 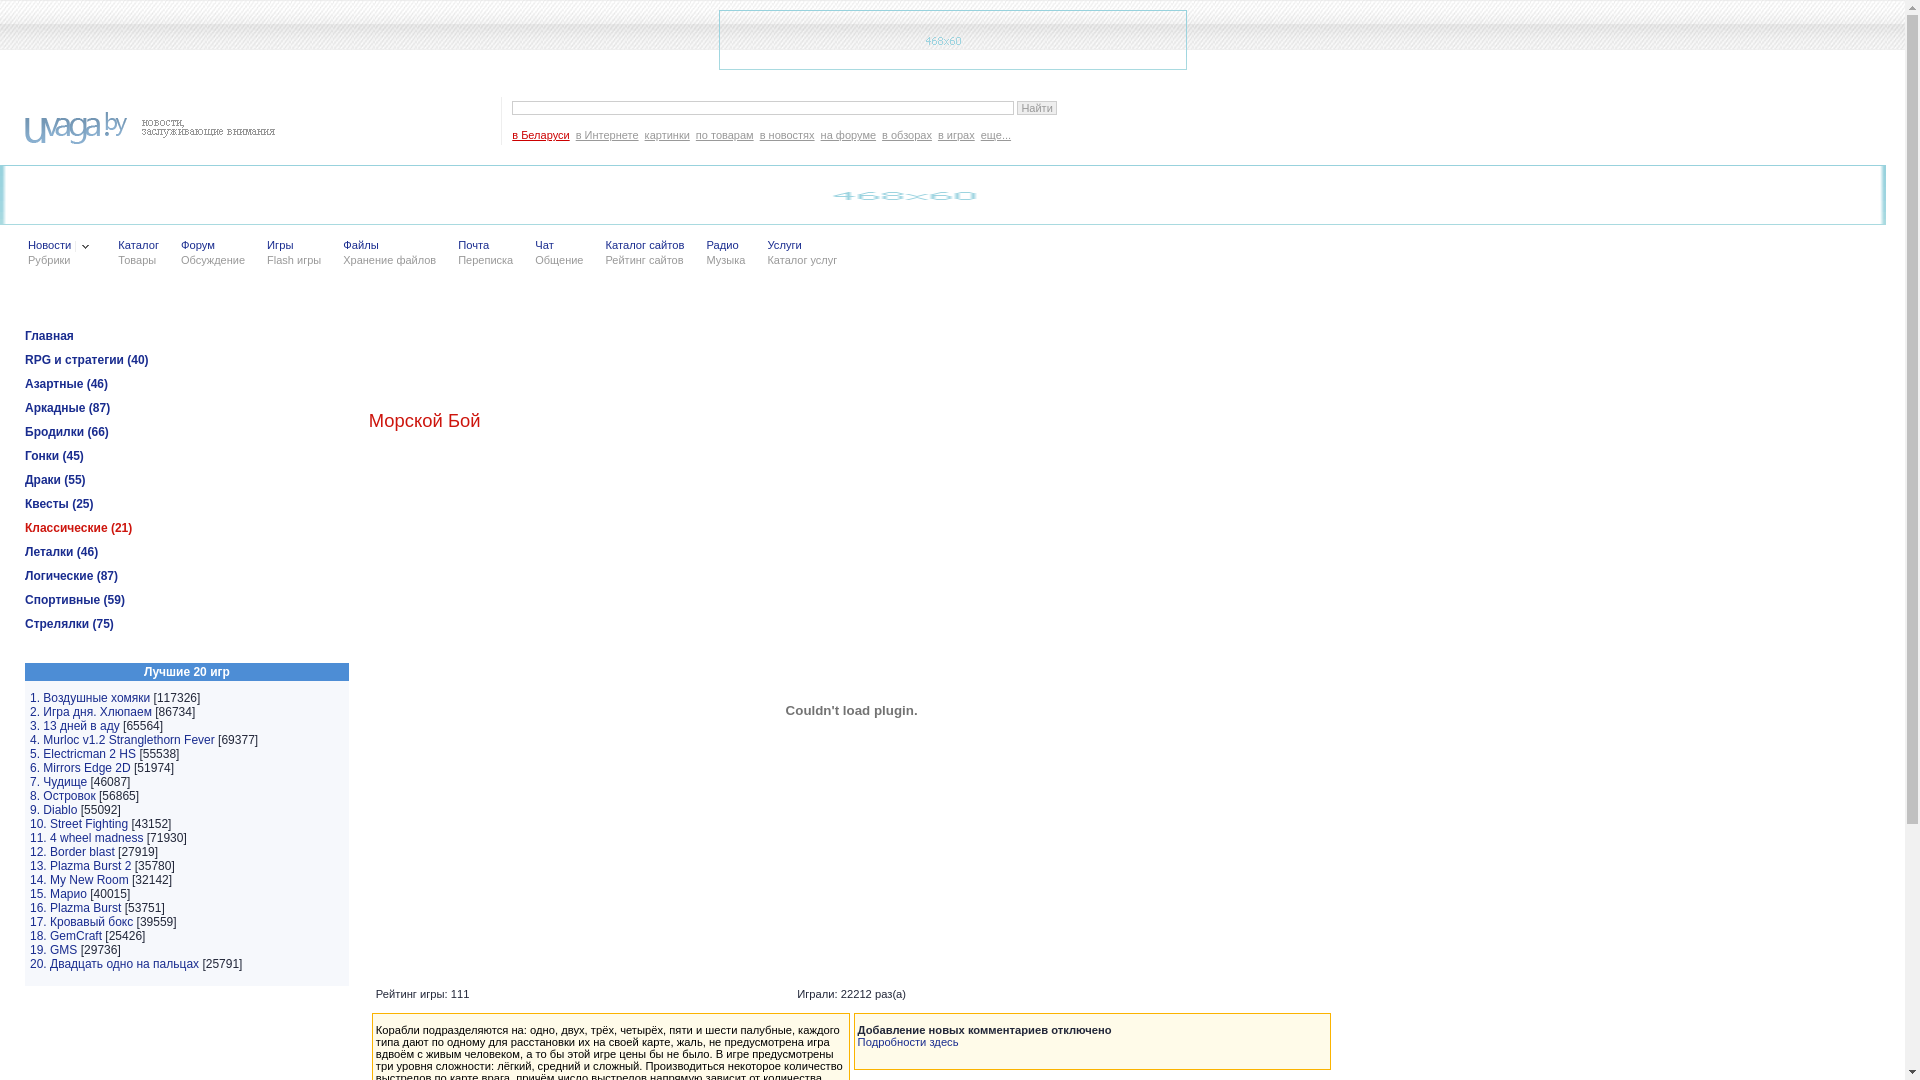 What do you see at coordinates (81, 753) in the screenshot?
I see `'5. Electricman 2 HS'` at bounding box center [81, 753].